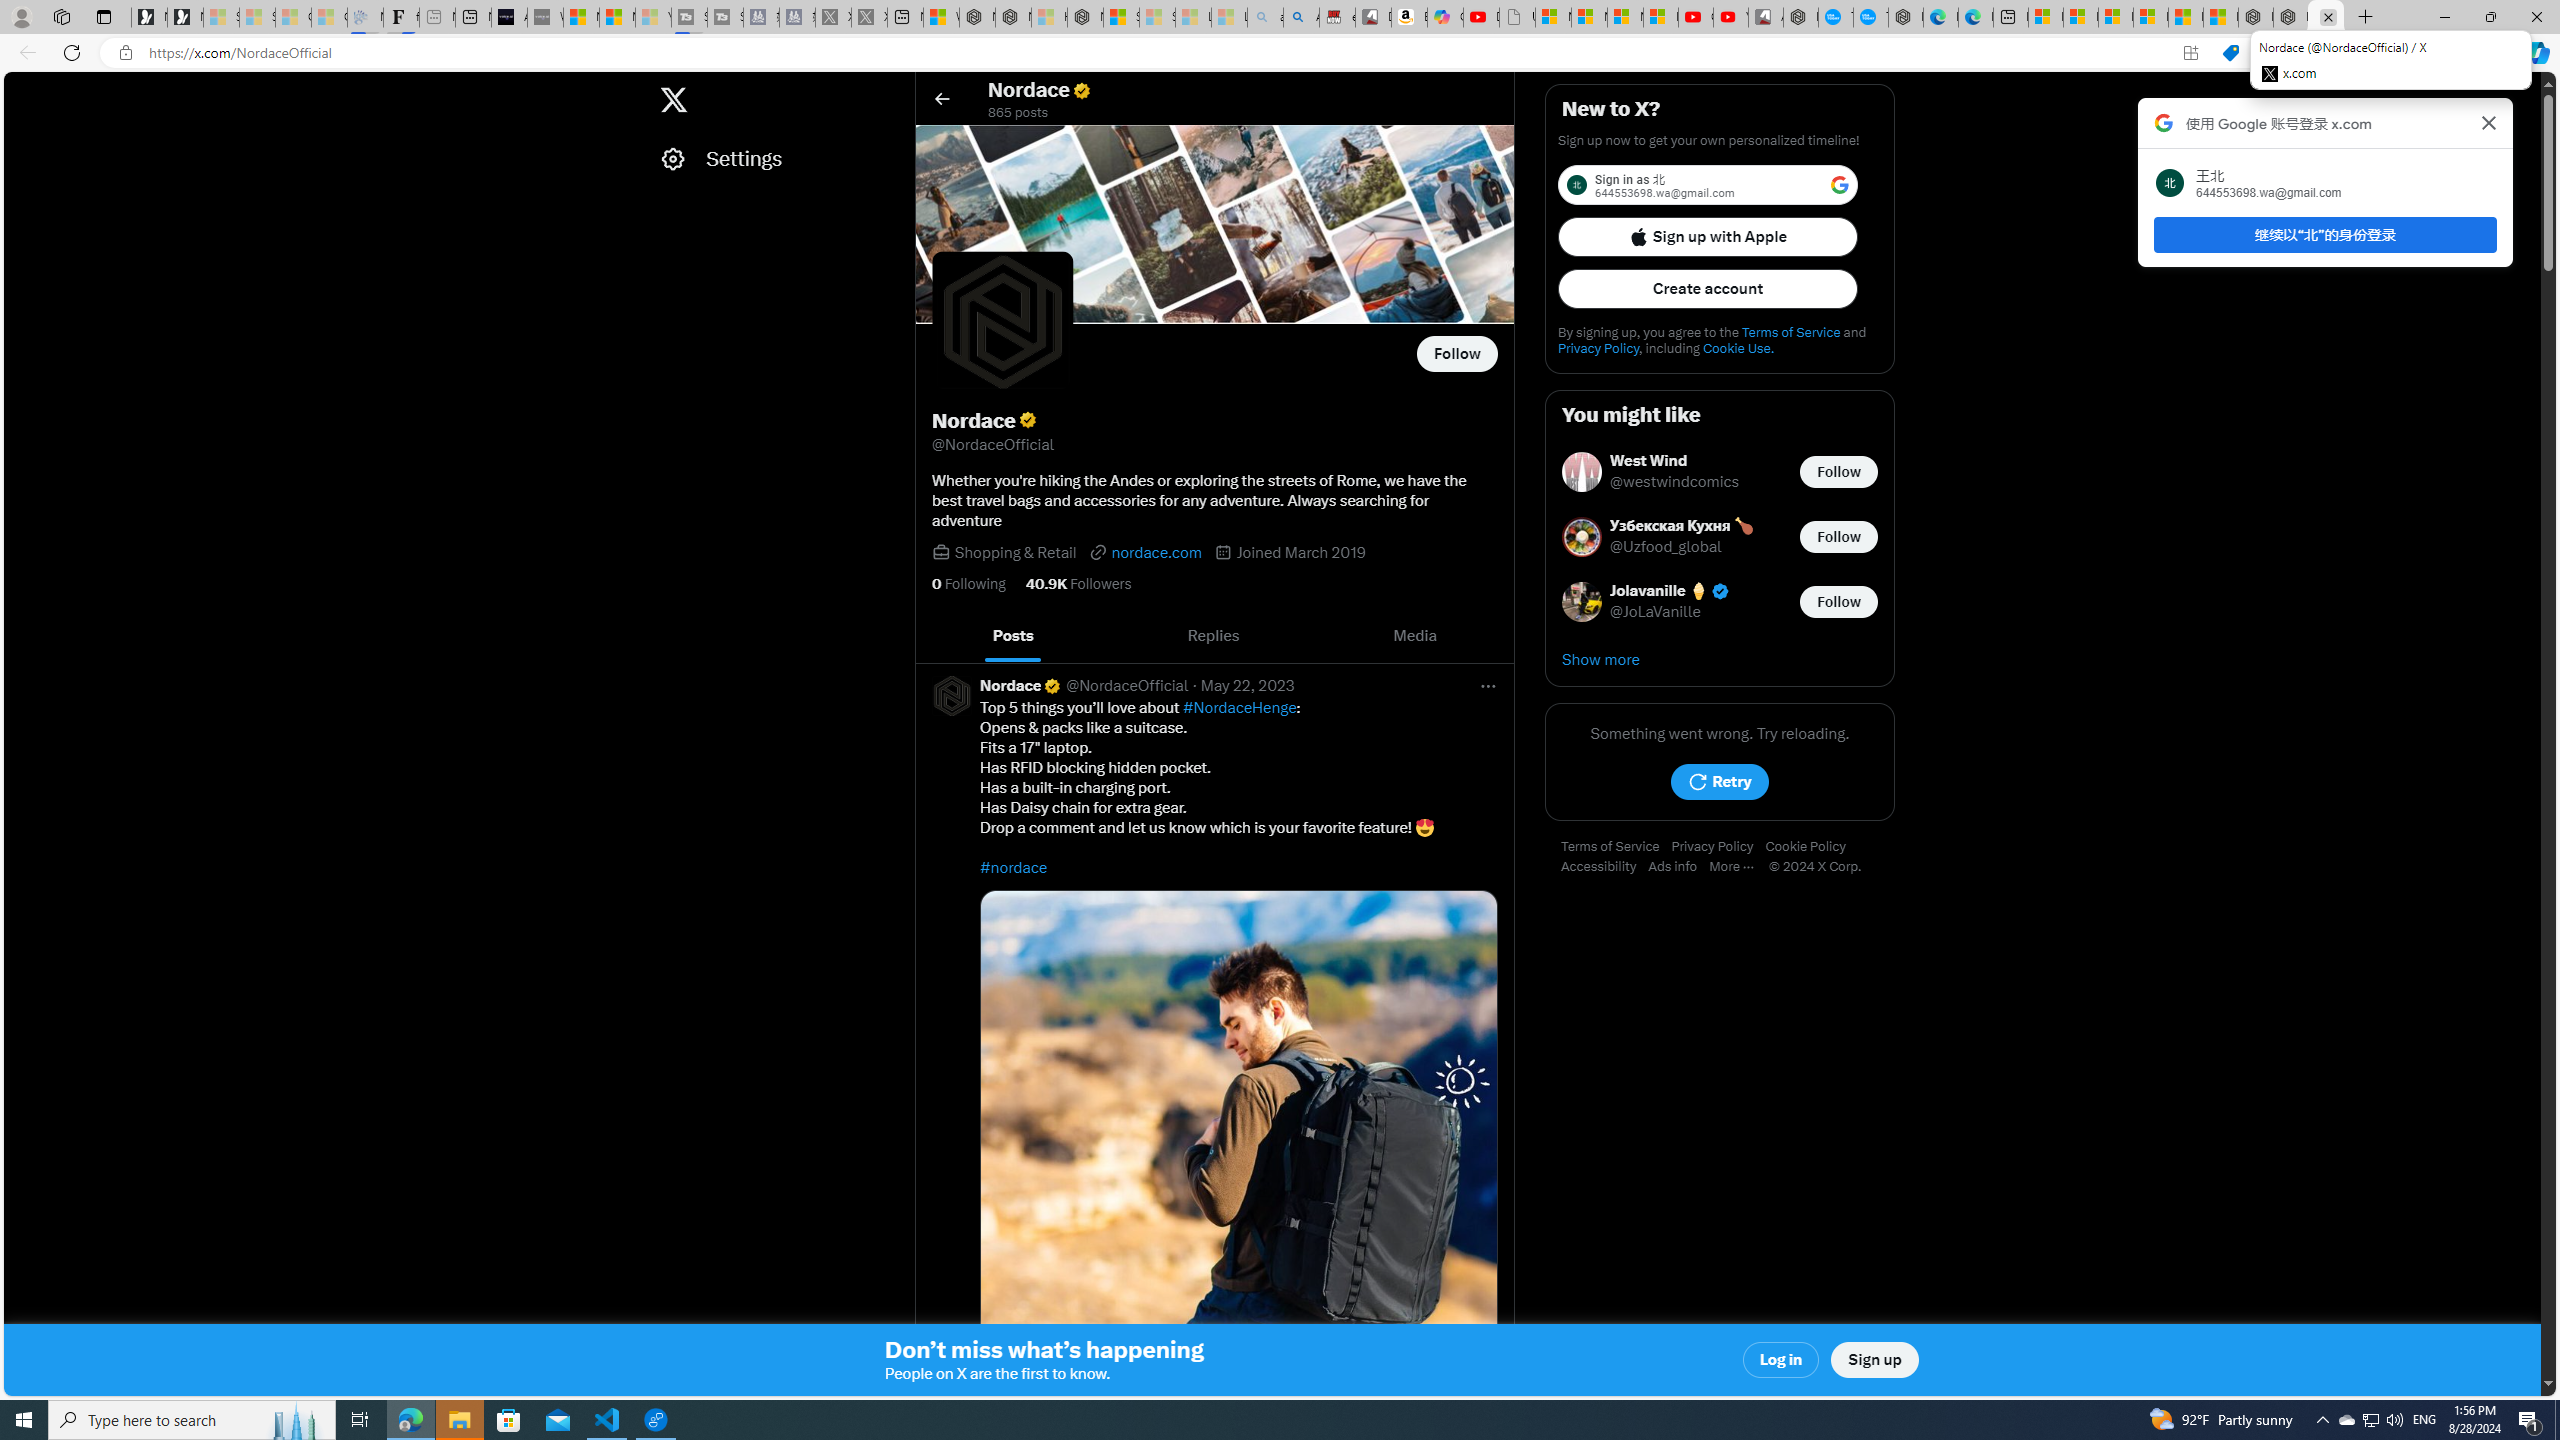 The height and width of the screenshot is (1440, 2560). What do you see at coordinates (1026, 420) in the screenshot?
I see `'Provides details about verified accounts.'` at bounding box center [1026, 420].